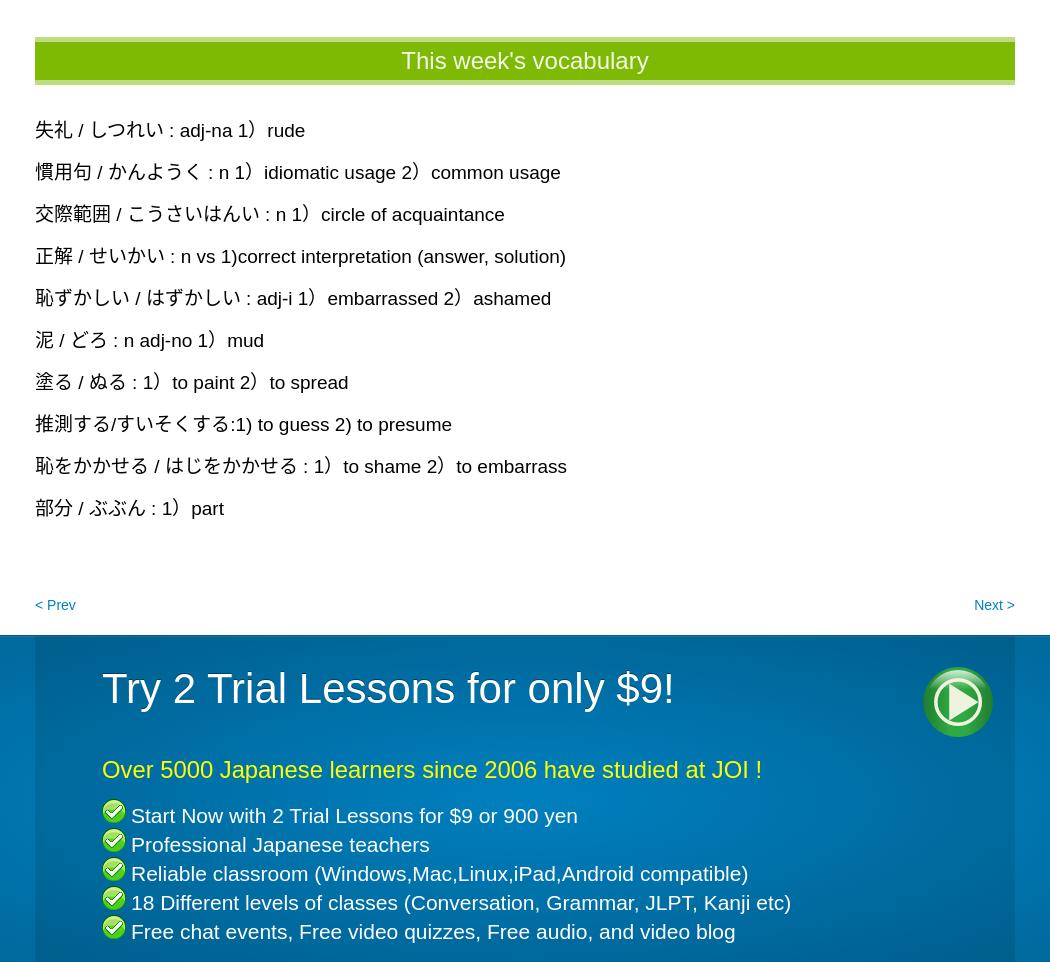 The width and height of the screenshot is (1050, 962). What do you see at coordinates (438, 872) in the screenshot?
I see `'Reliable classroom (Windows,Mac,Linux,iPad,Android compatible)'` at bounding box center [438, 872].